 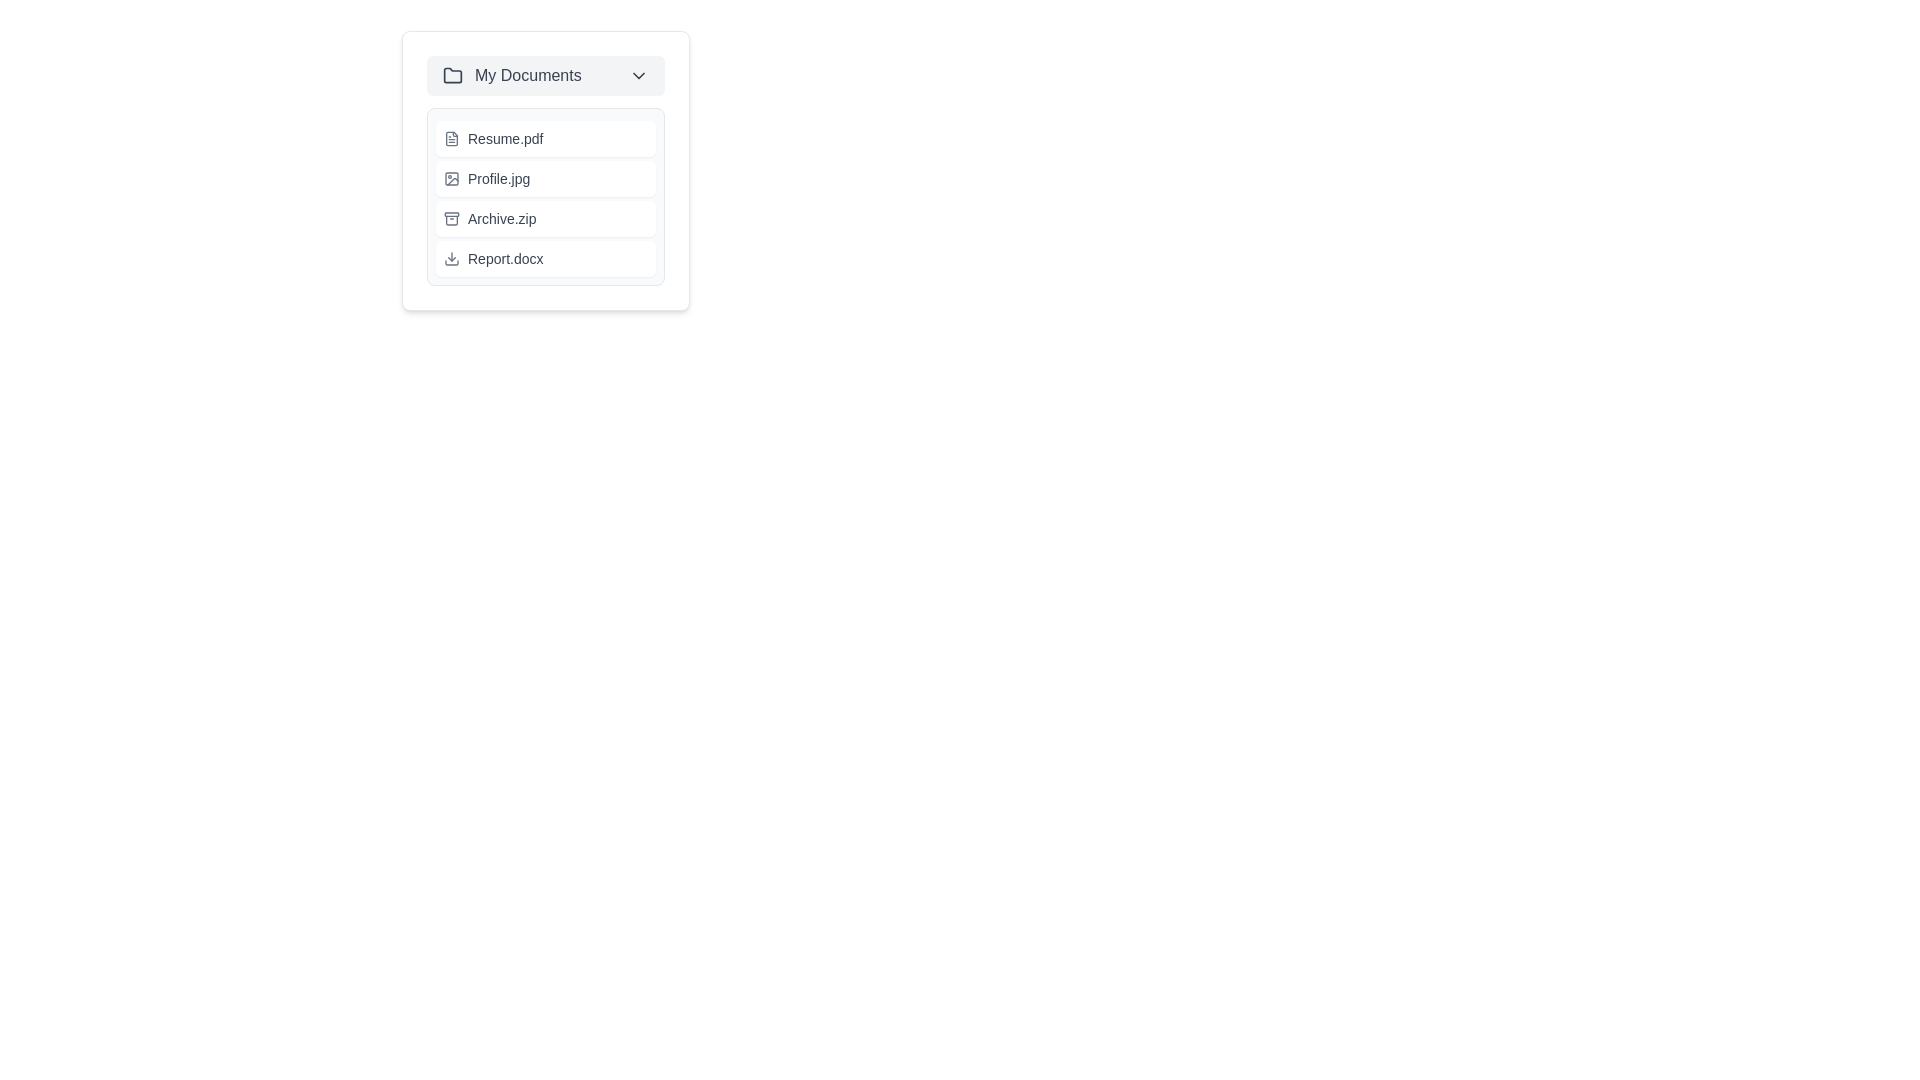 What do you see at coordinates (505, 137) in the screenshot?
I see `the text label displaying 'Resume.pdf'` at bounding box center [505, 137].